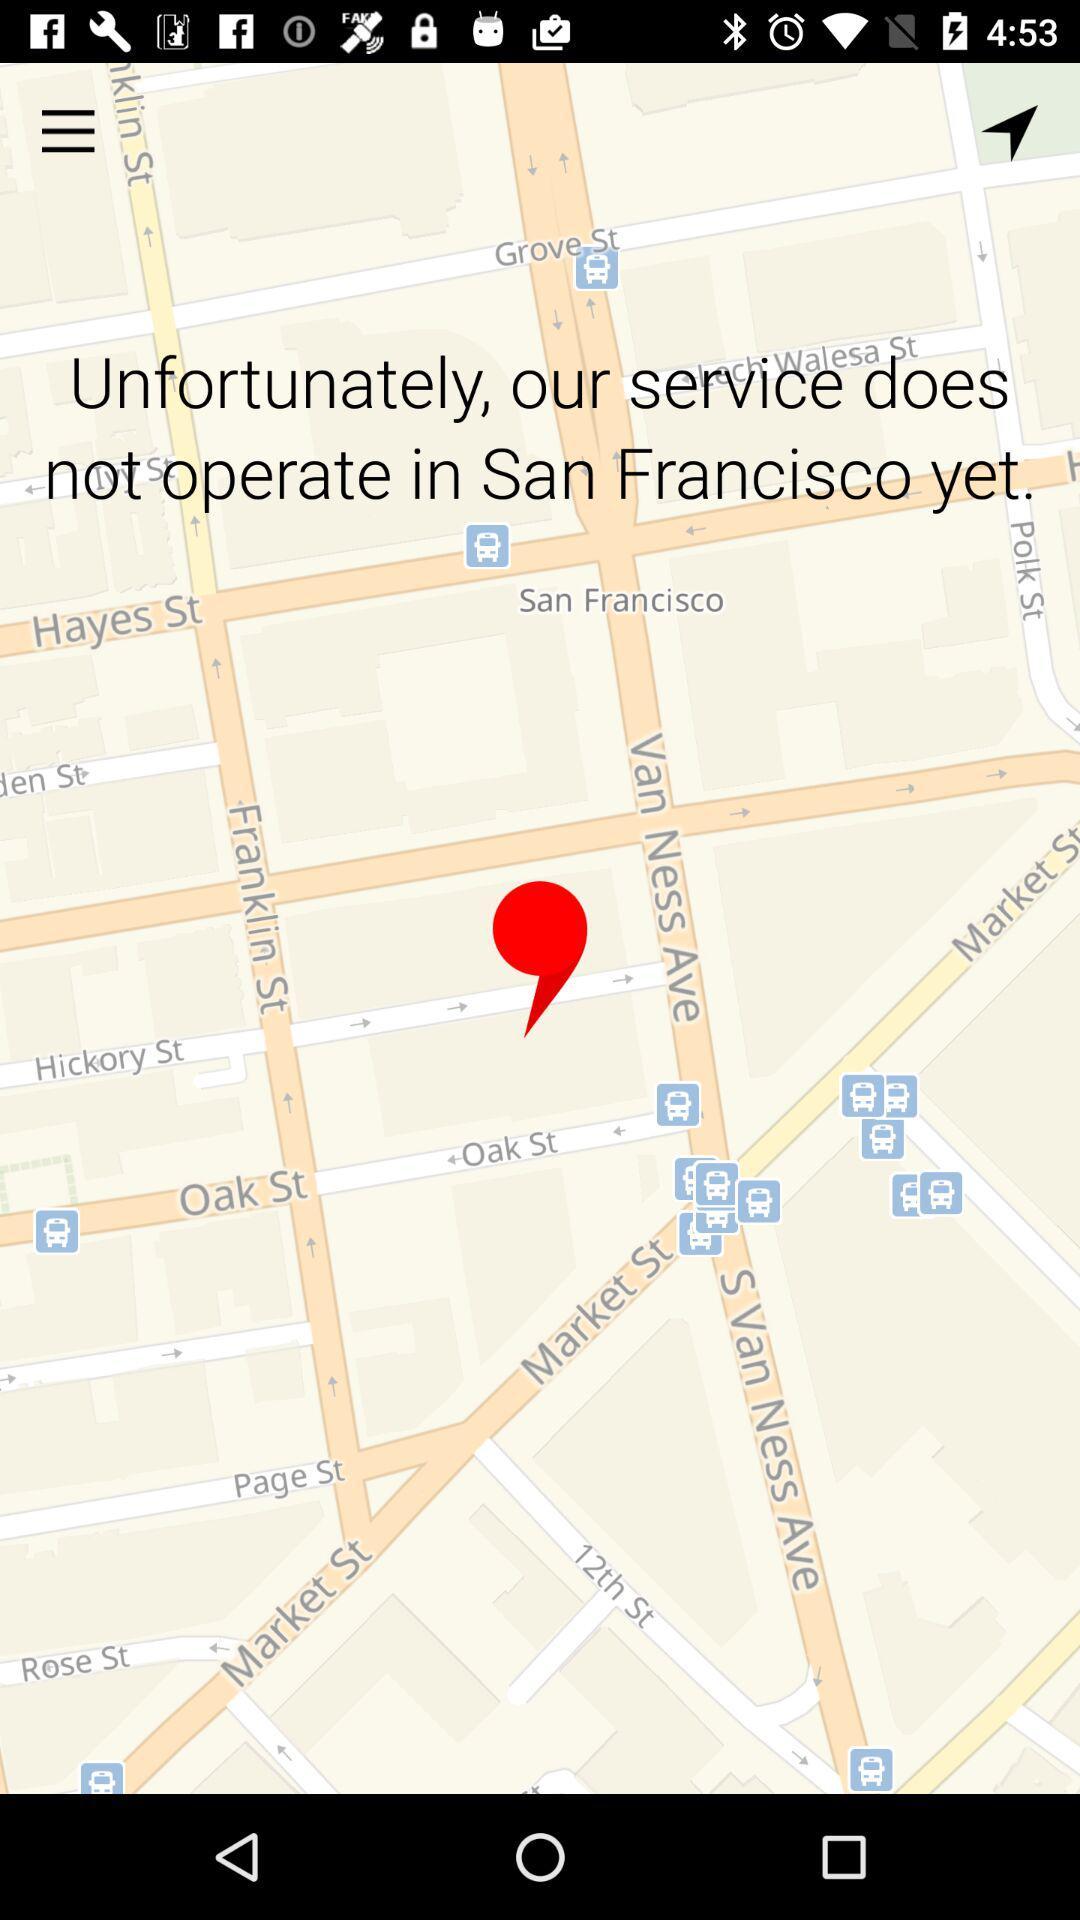  Describe the element at coordinates (540, 960) in the screenshot. I see `conducimos por ti` at that location.